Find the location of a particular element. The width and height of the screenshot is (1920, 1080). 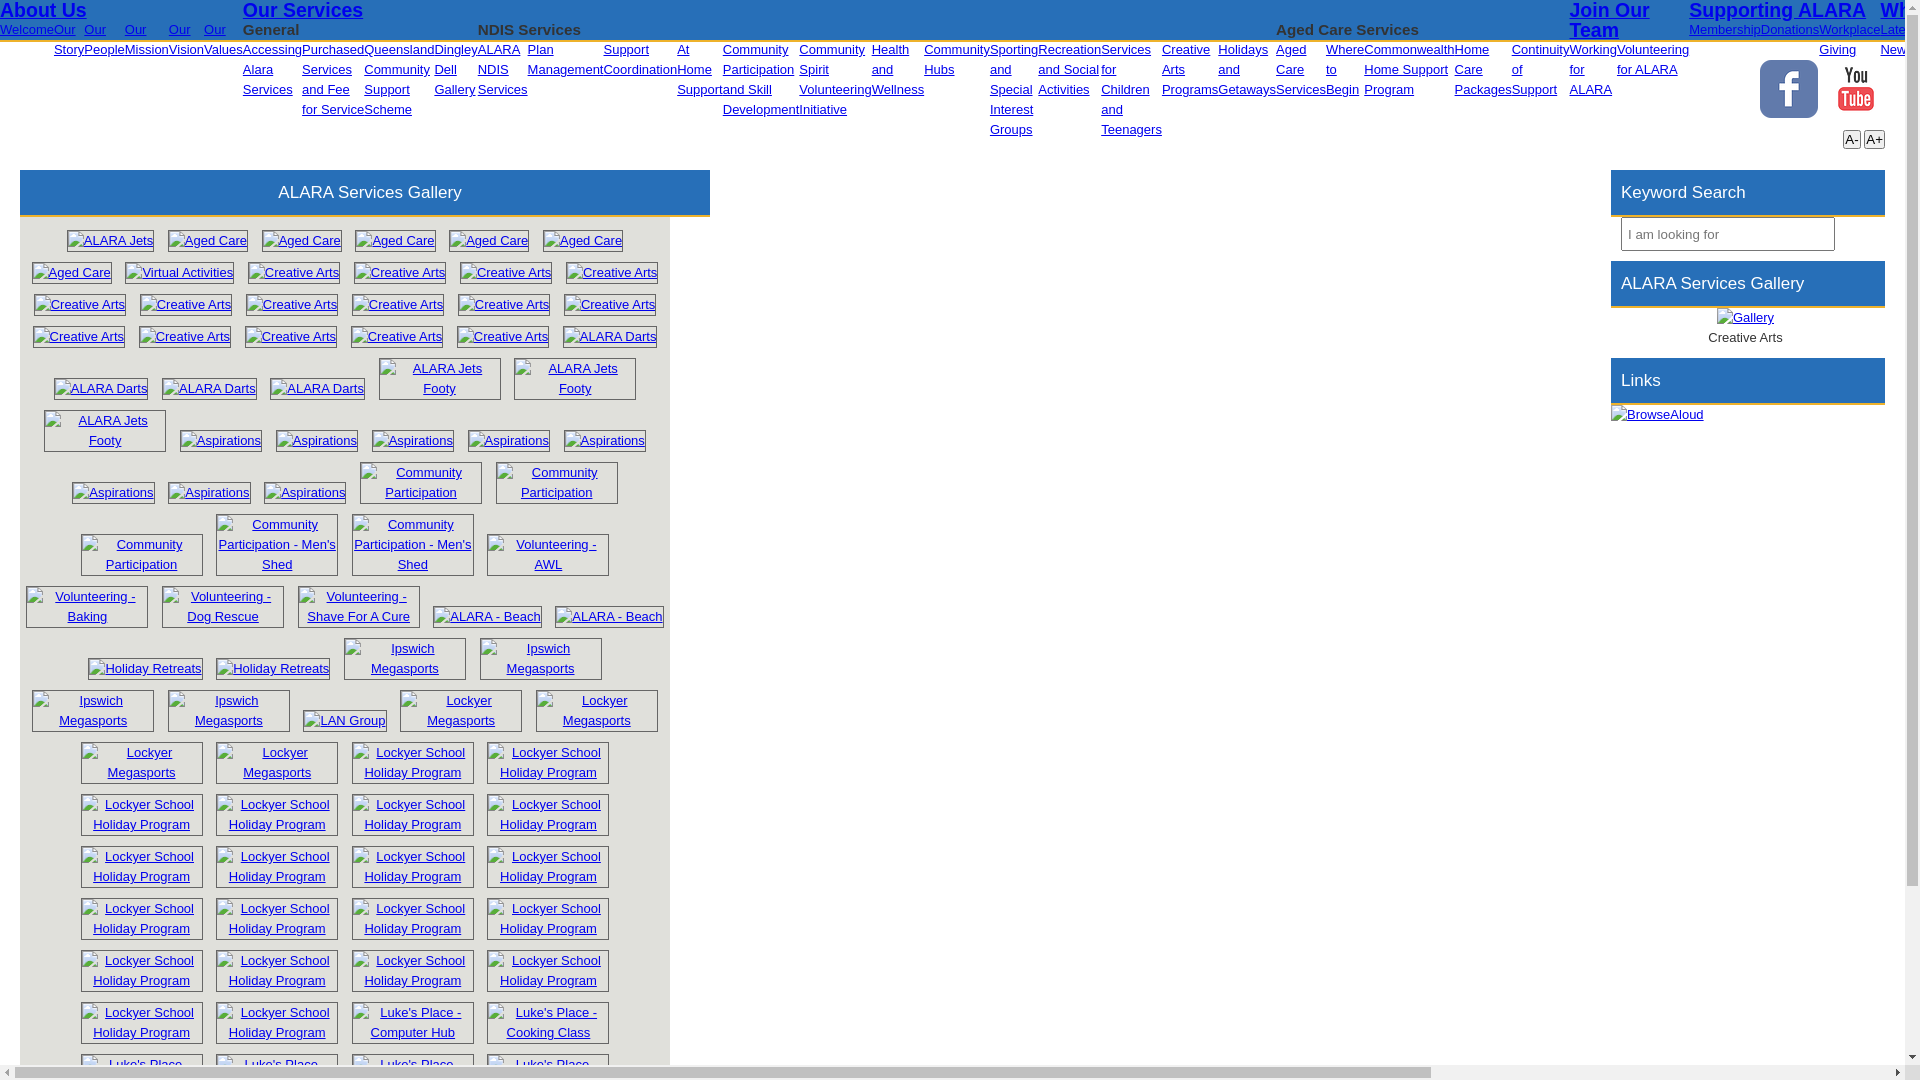

'Luke's Place - Cooking Class' is located at coordinates (547, 1022).